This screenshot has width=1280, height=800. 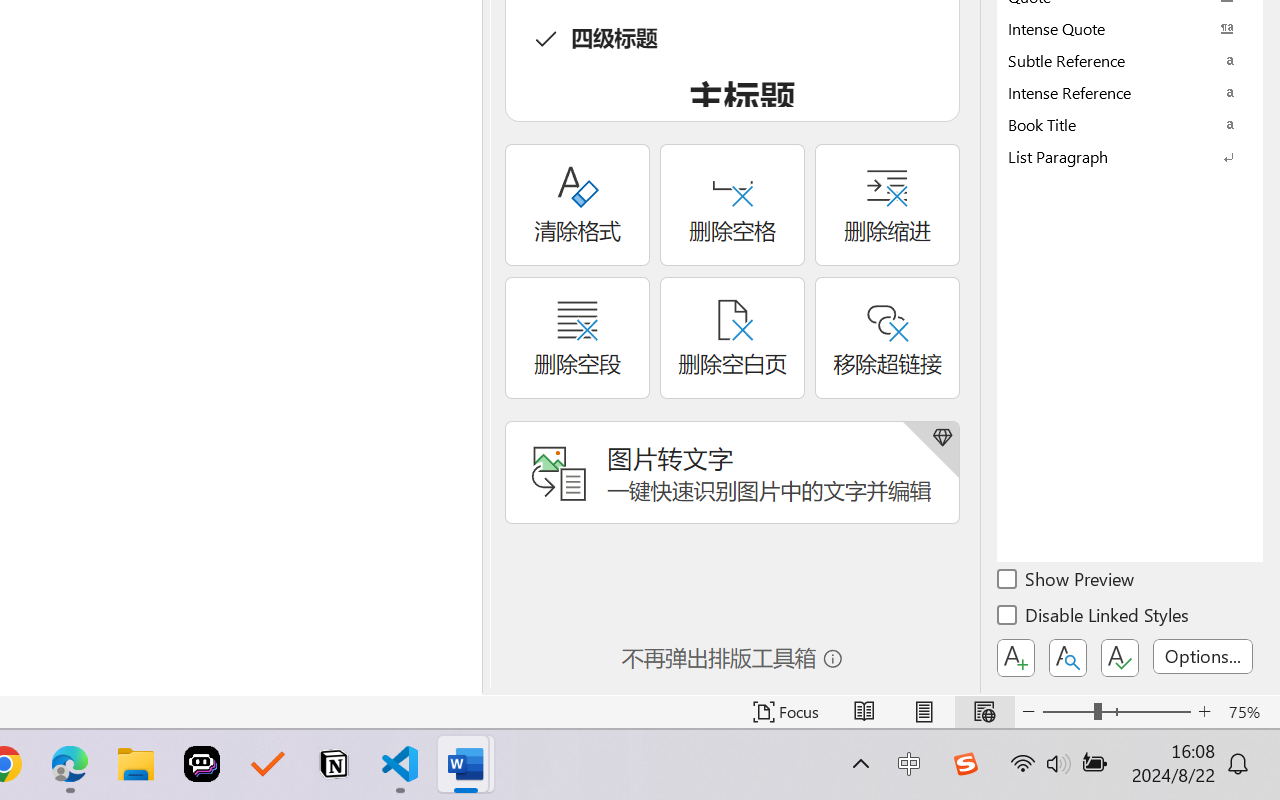 What do you see at coordinates (1120, 657) in the screenshot?
I see `'Class: NetUIButton'` at bounding box center [1120, 657].